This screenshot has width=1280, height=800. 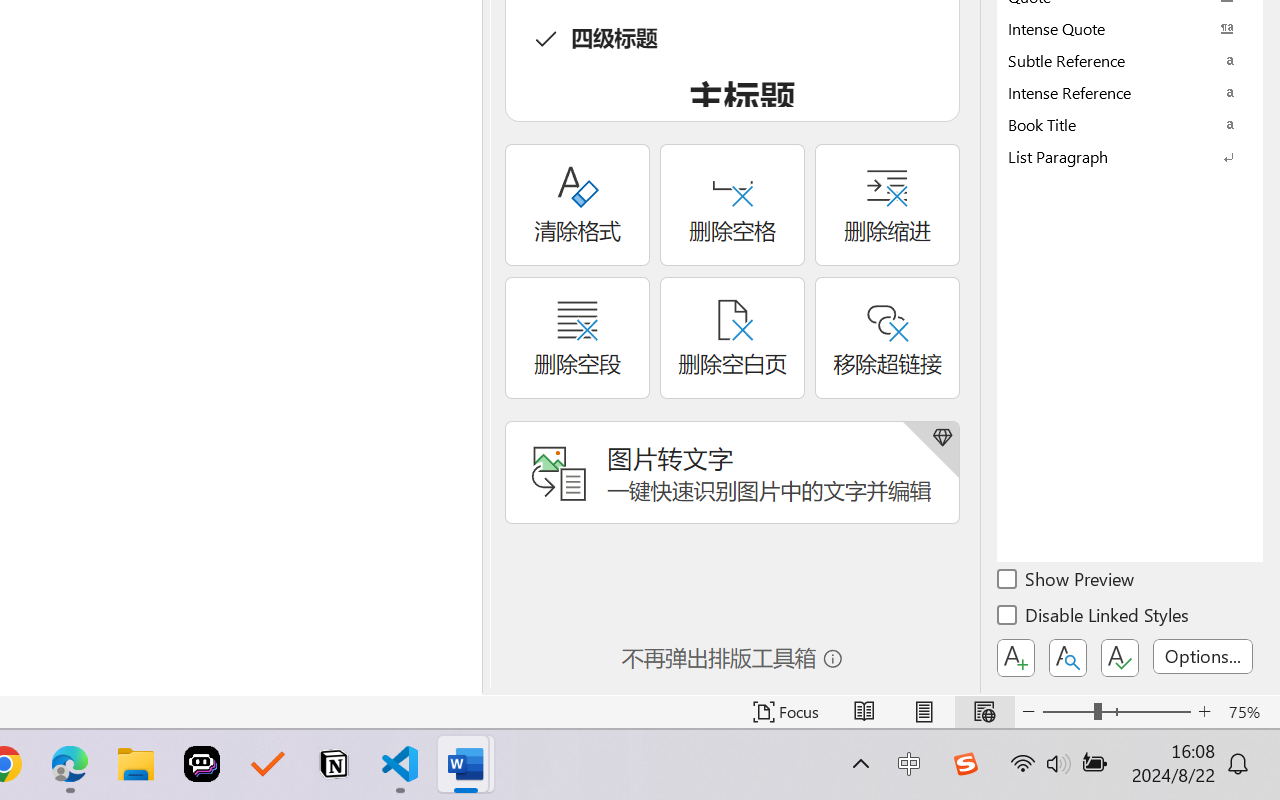 What do you see at coordinates (1120, 657) in the screenshot?
I see `'Class: NetUIButton'` at bounding box center [1120, 657].